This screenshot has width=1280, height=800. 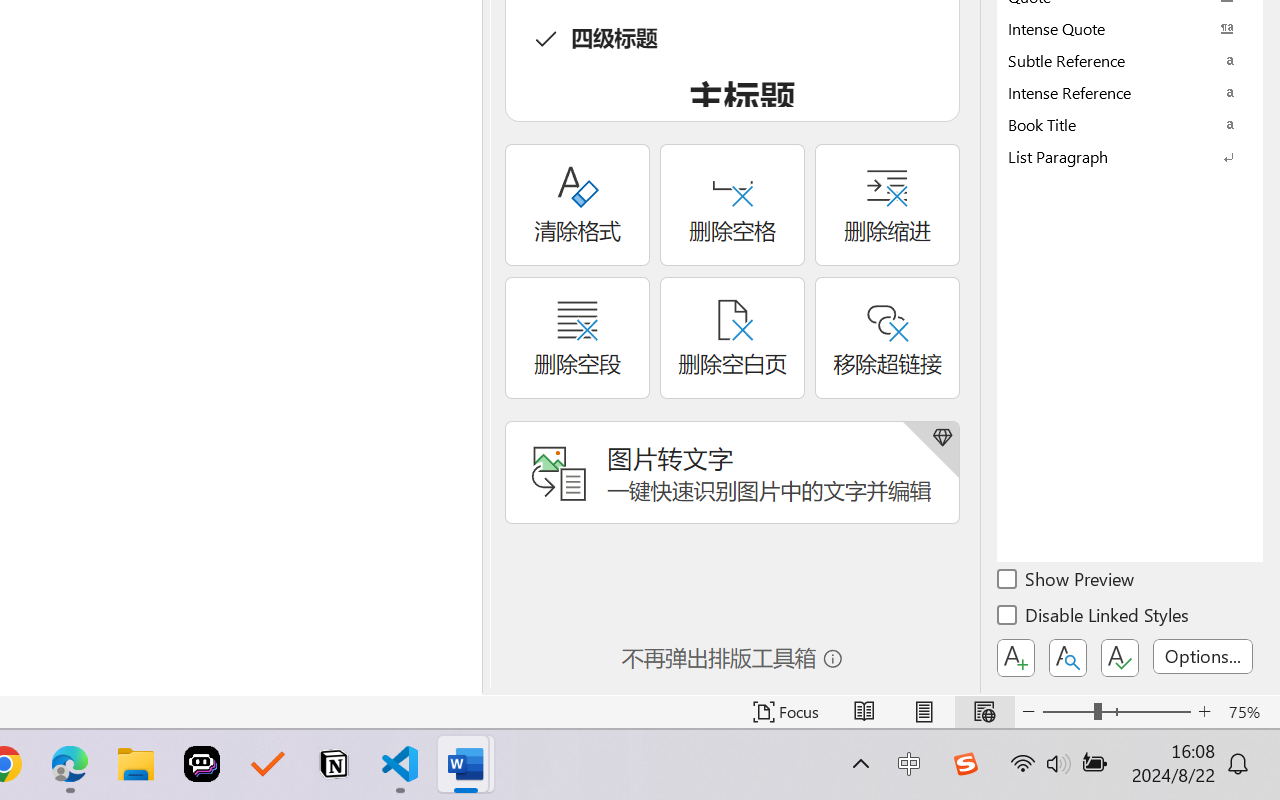 What do you see at coordinates (1120, 657) in the screenshot?
I see `'Class: NetUIButton'` at bounding box center [1120, 657].